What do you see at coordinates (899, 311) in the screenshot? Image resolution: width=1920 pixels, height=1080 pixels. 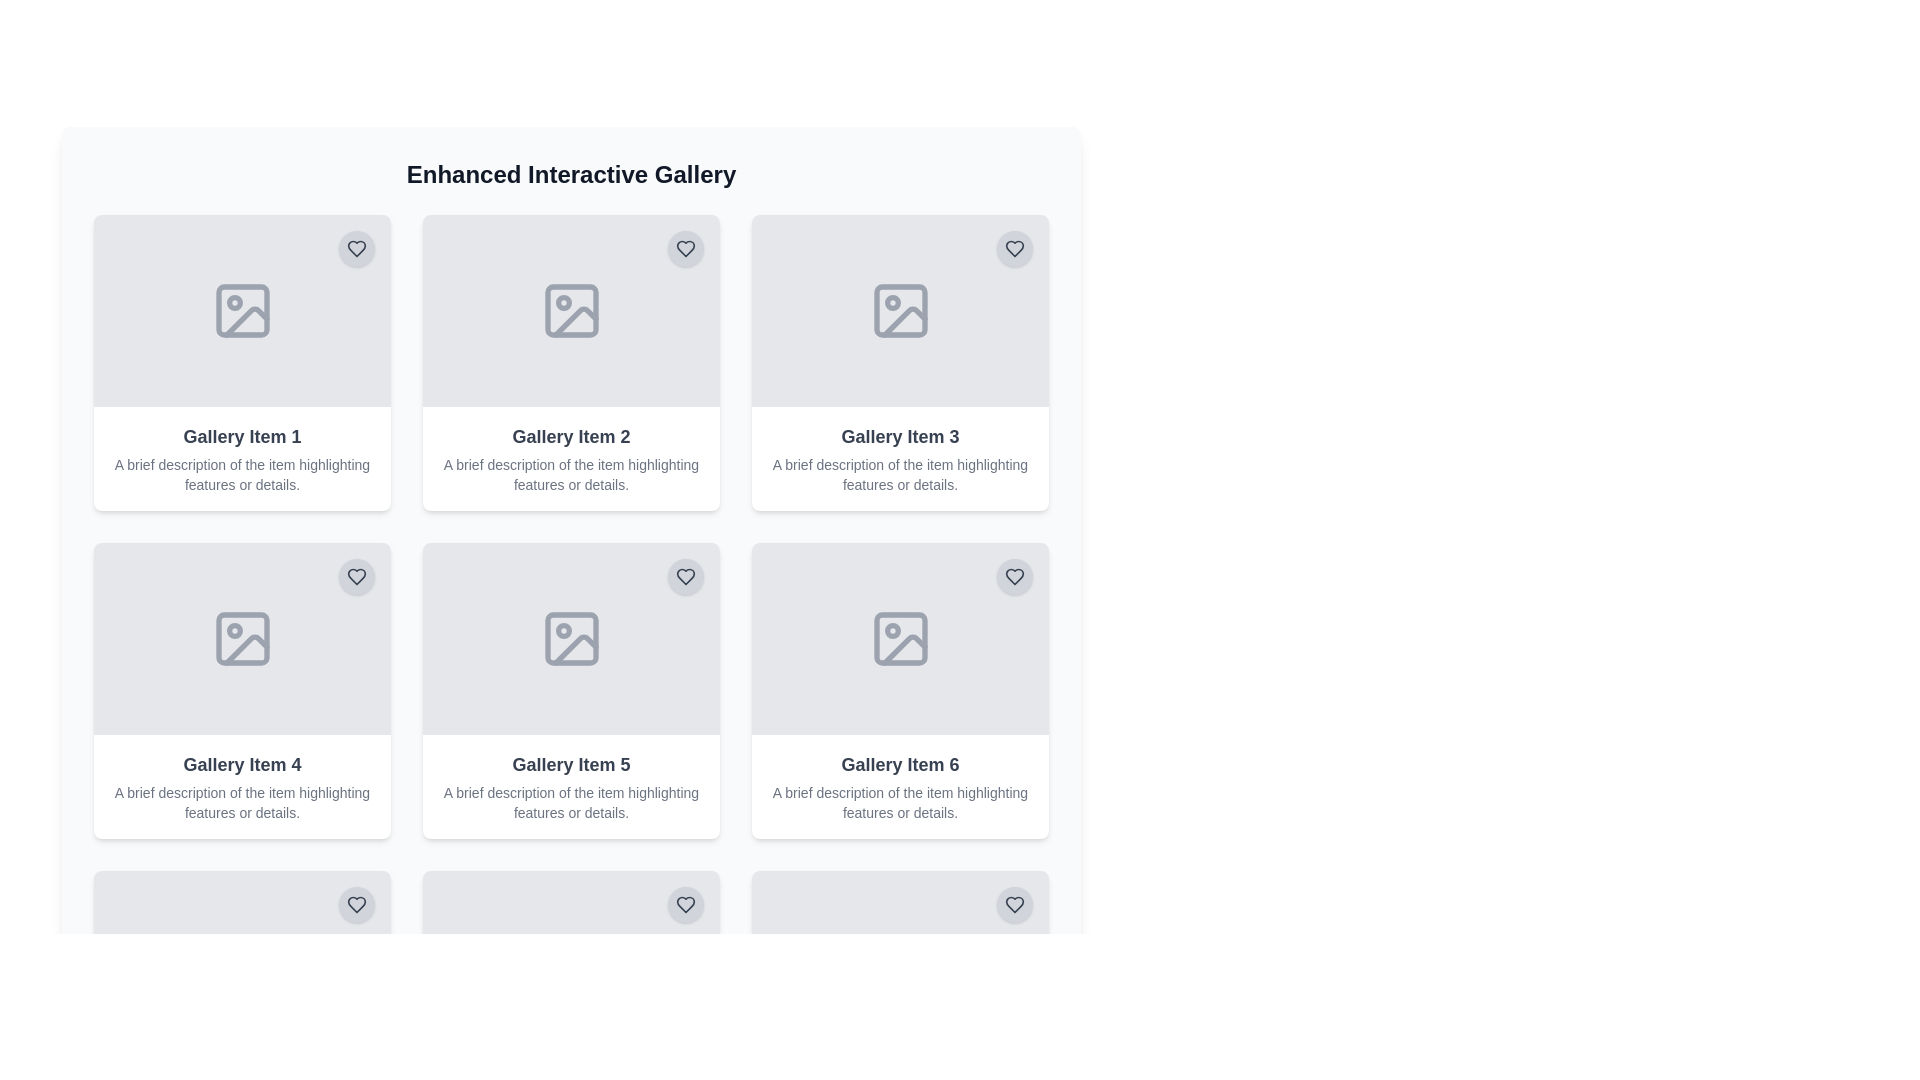 I see `the grayscale icon representing an image with a circular dot and a slanted line inside a square with rounded corners, located in the third gallery item of the first row` at bounding box center [899, 311].